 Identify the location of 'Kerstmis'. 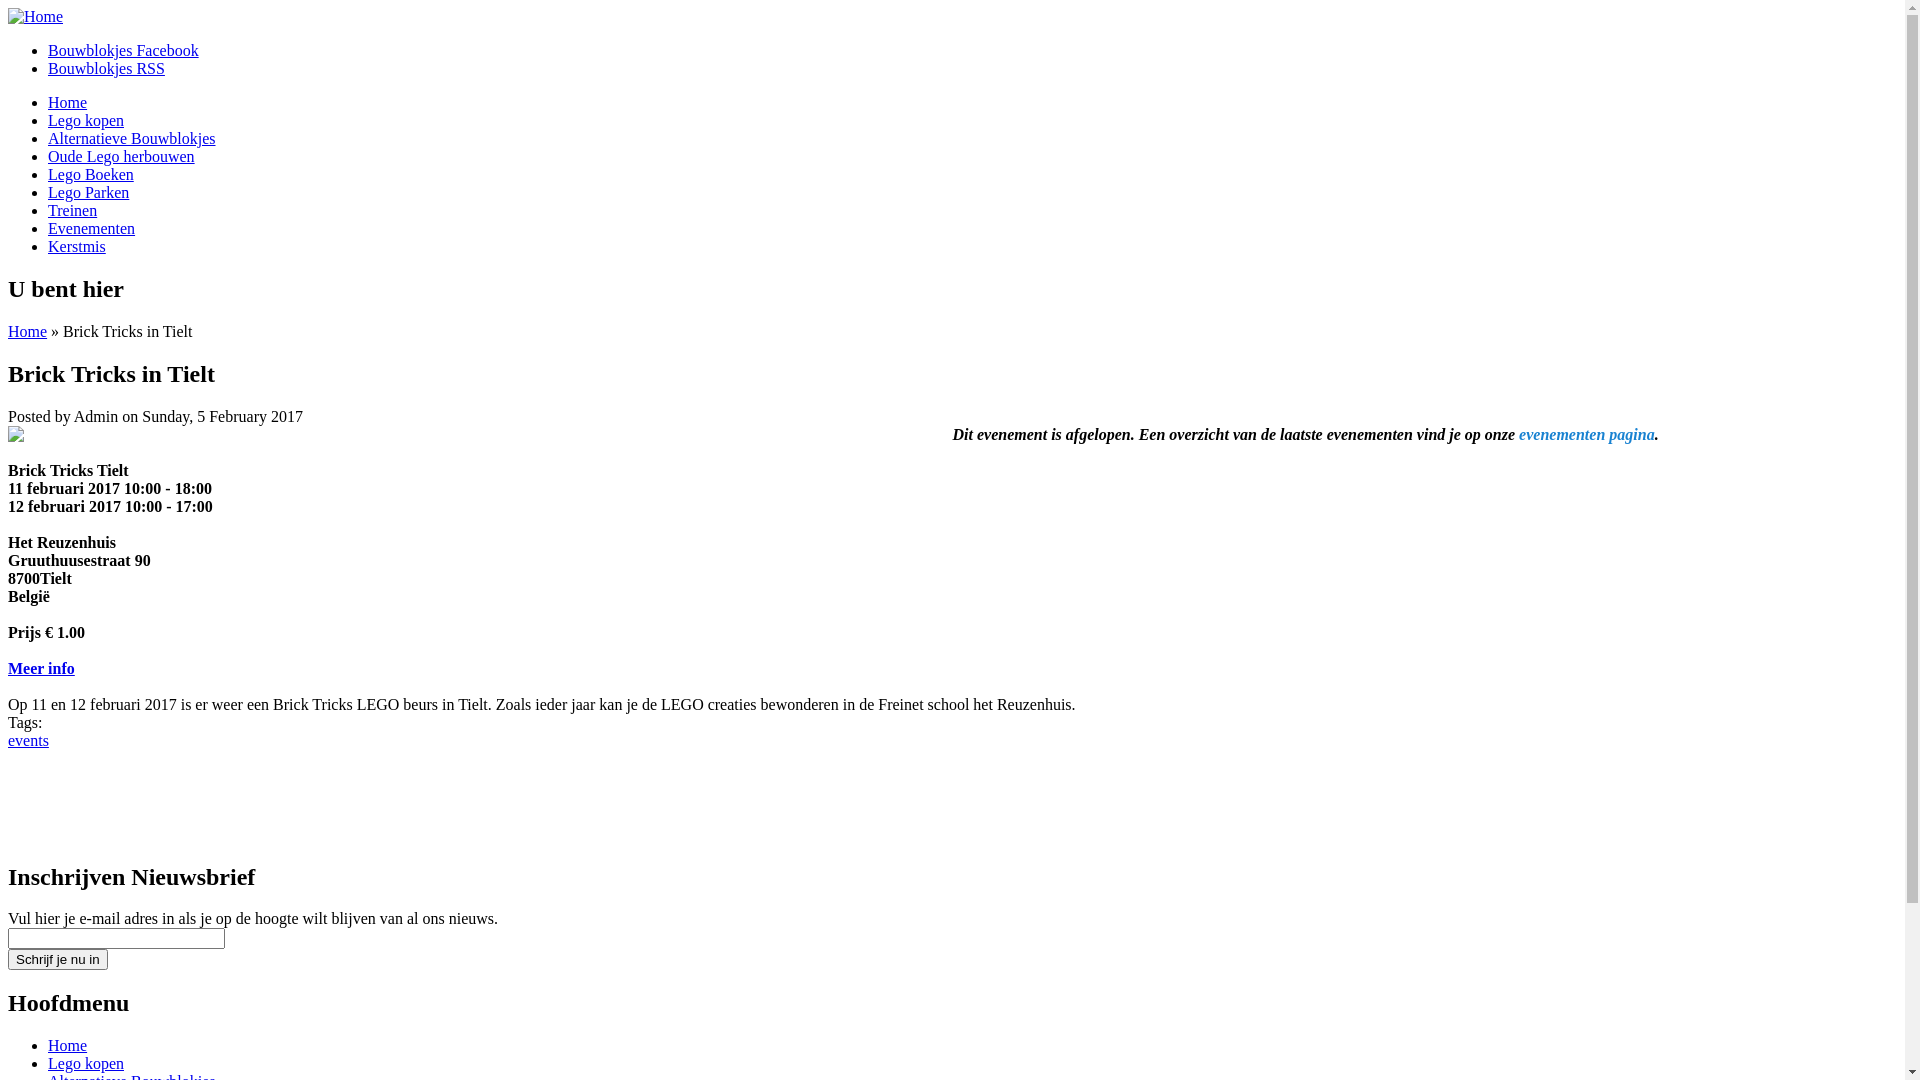
(76, 245).